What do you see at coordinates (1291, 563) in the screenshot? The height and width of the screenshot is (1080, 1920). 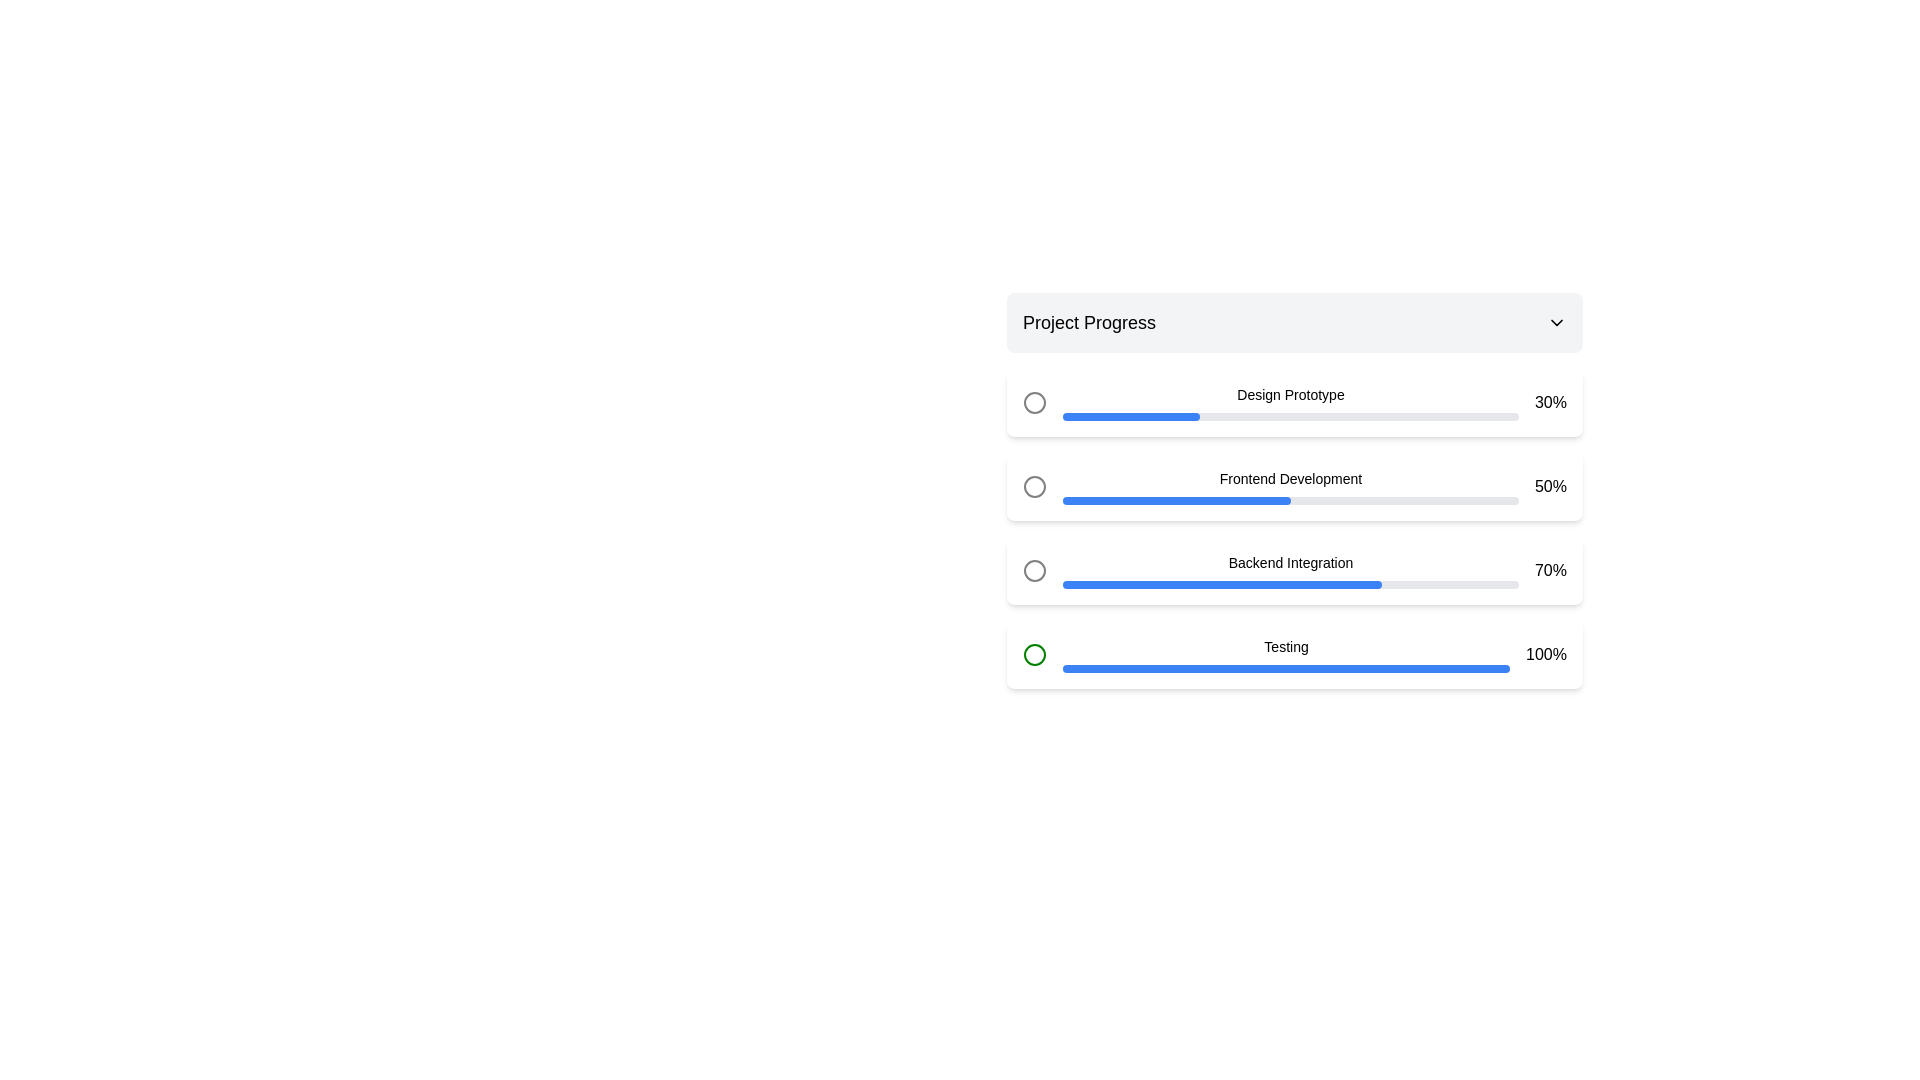 I see `text label that describes the task 'Backend Integration' located in the third segment of the progress tracker visual, positioned above the progress bar` at bounding box center [1291, 563].